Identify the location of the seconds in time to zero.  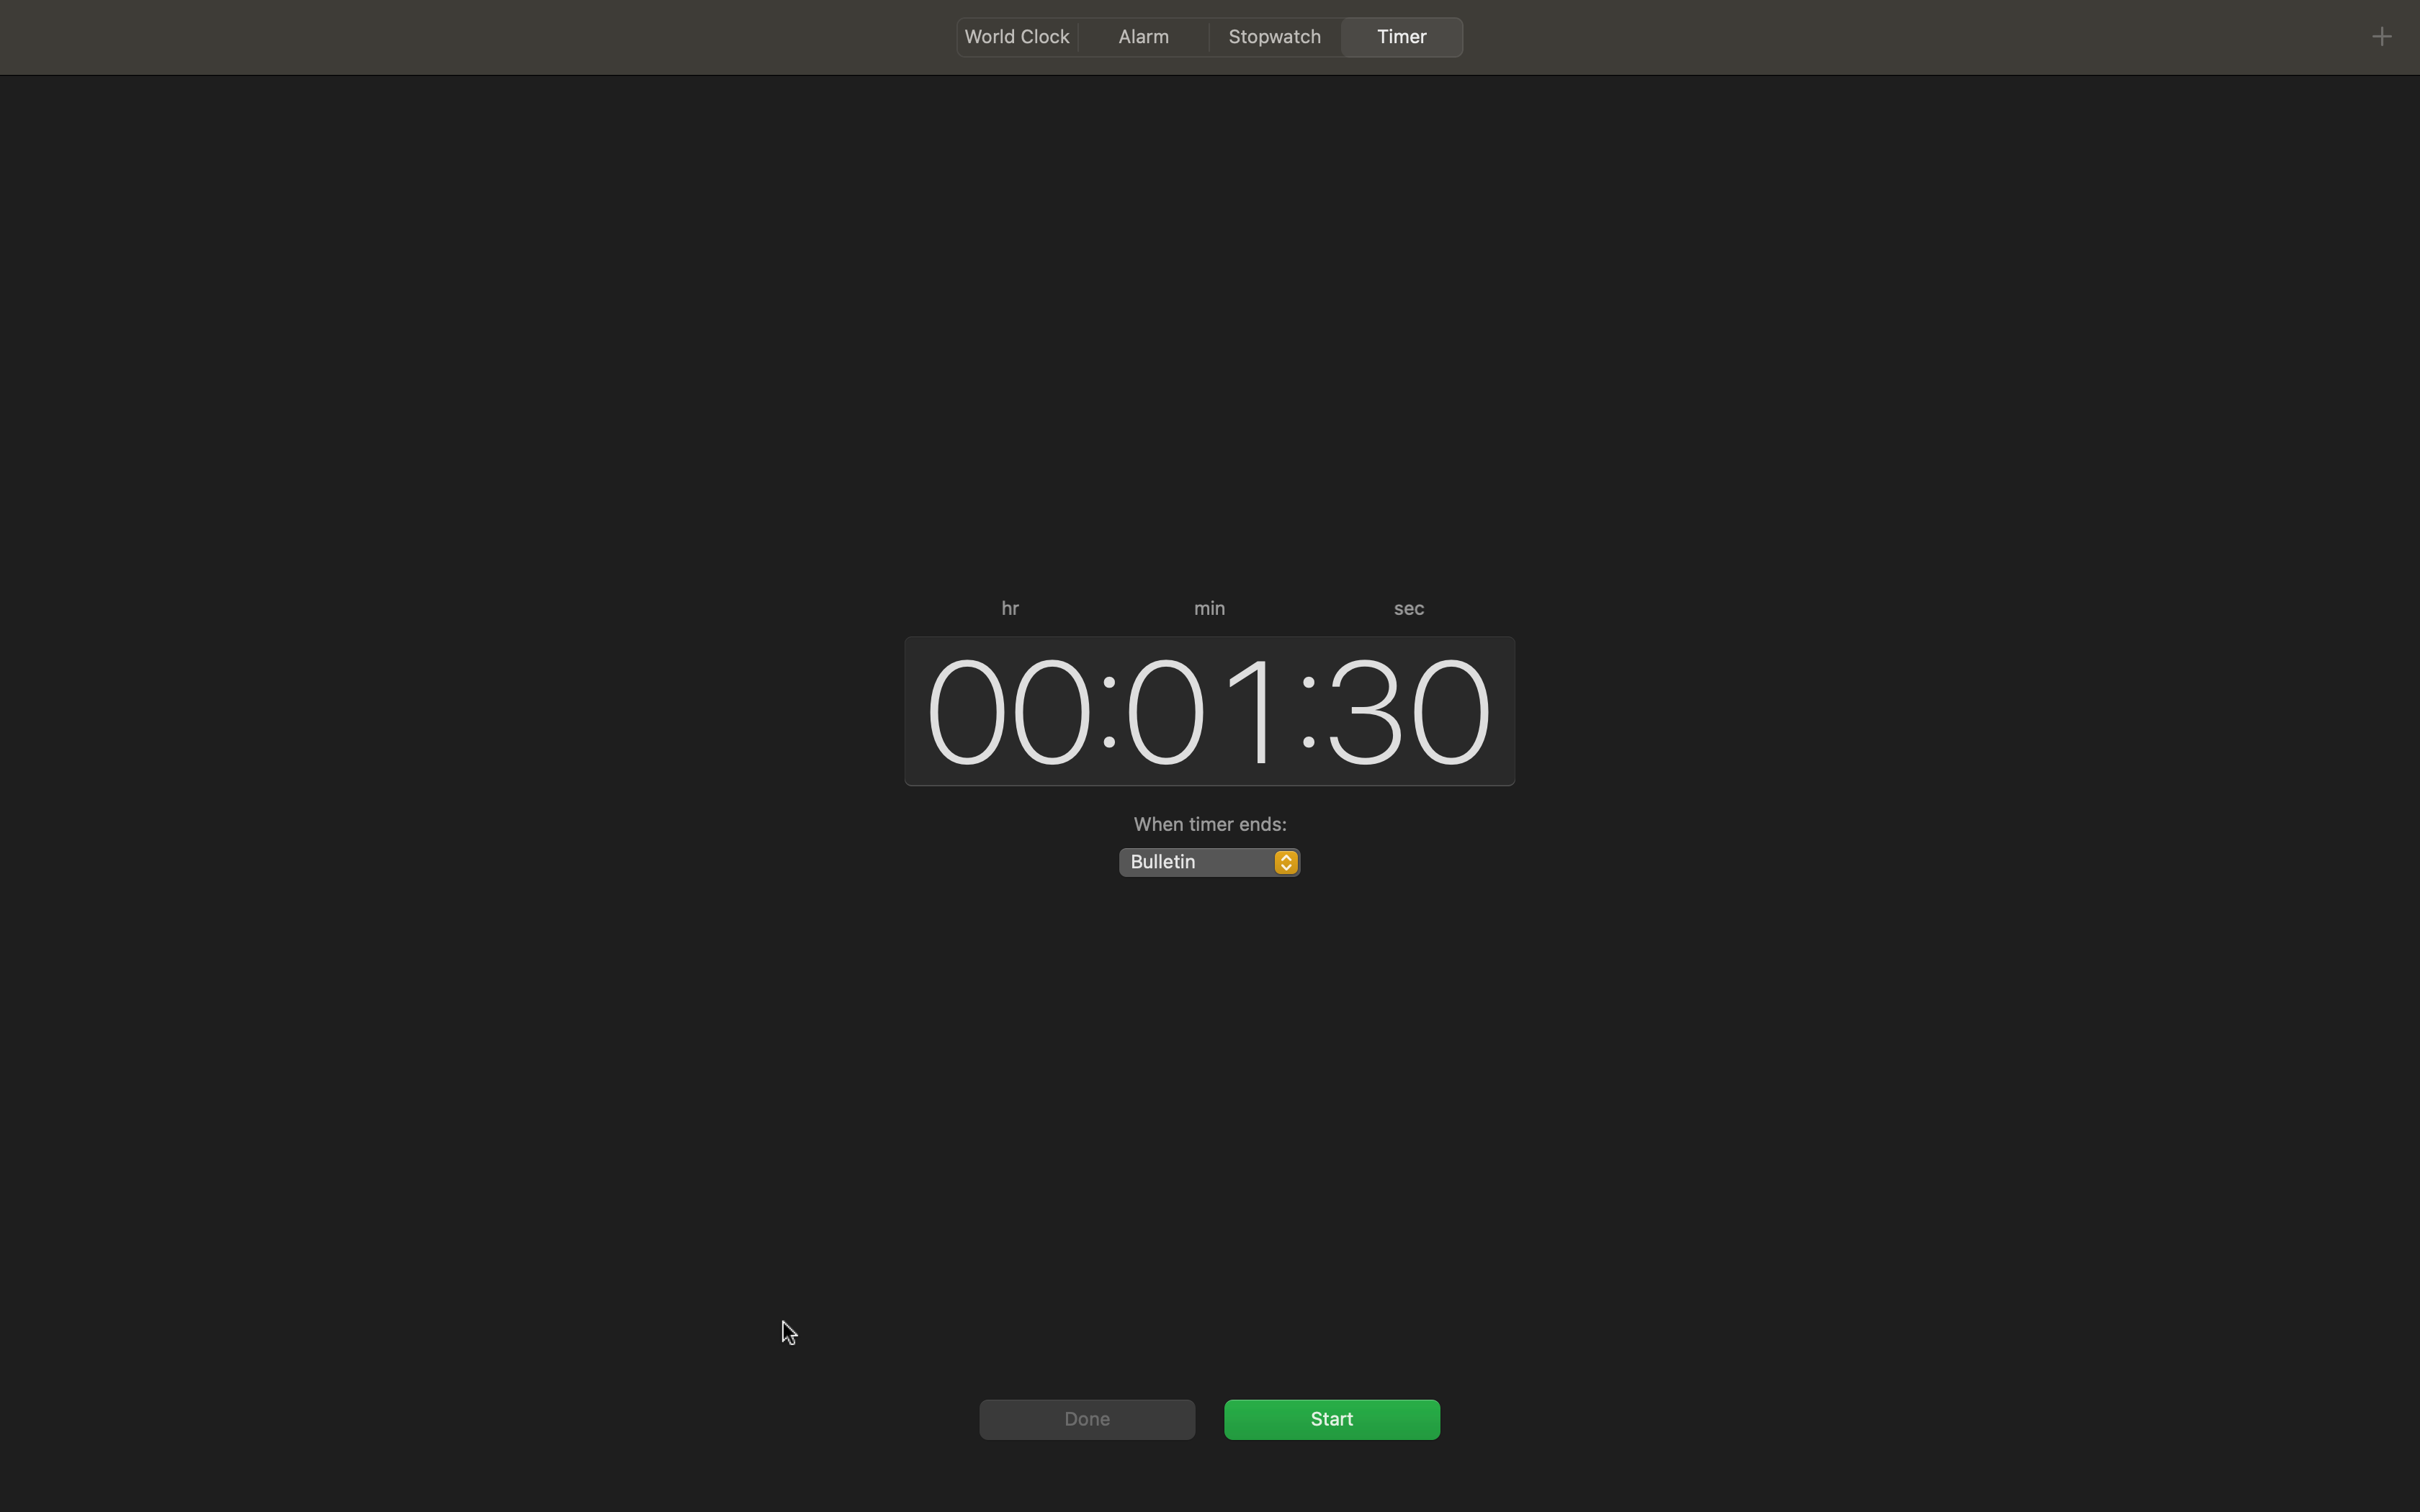
(1411, 705).